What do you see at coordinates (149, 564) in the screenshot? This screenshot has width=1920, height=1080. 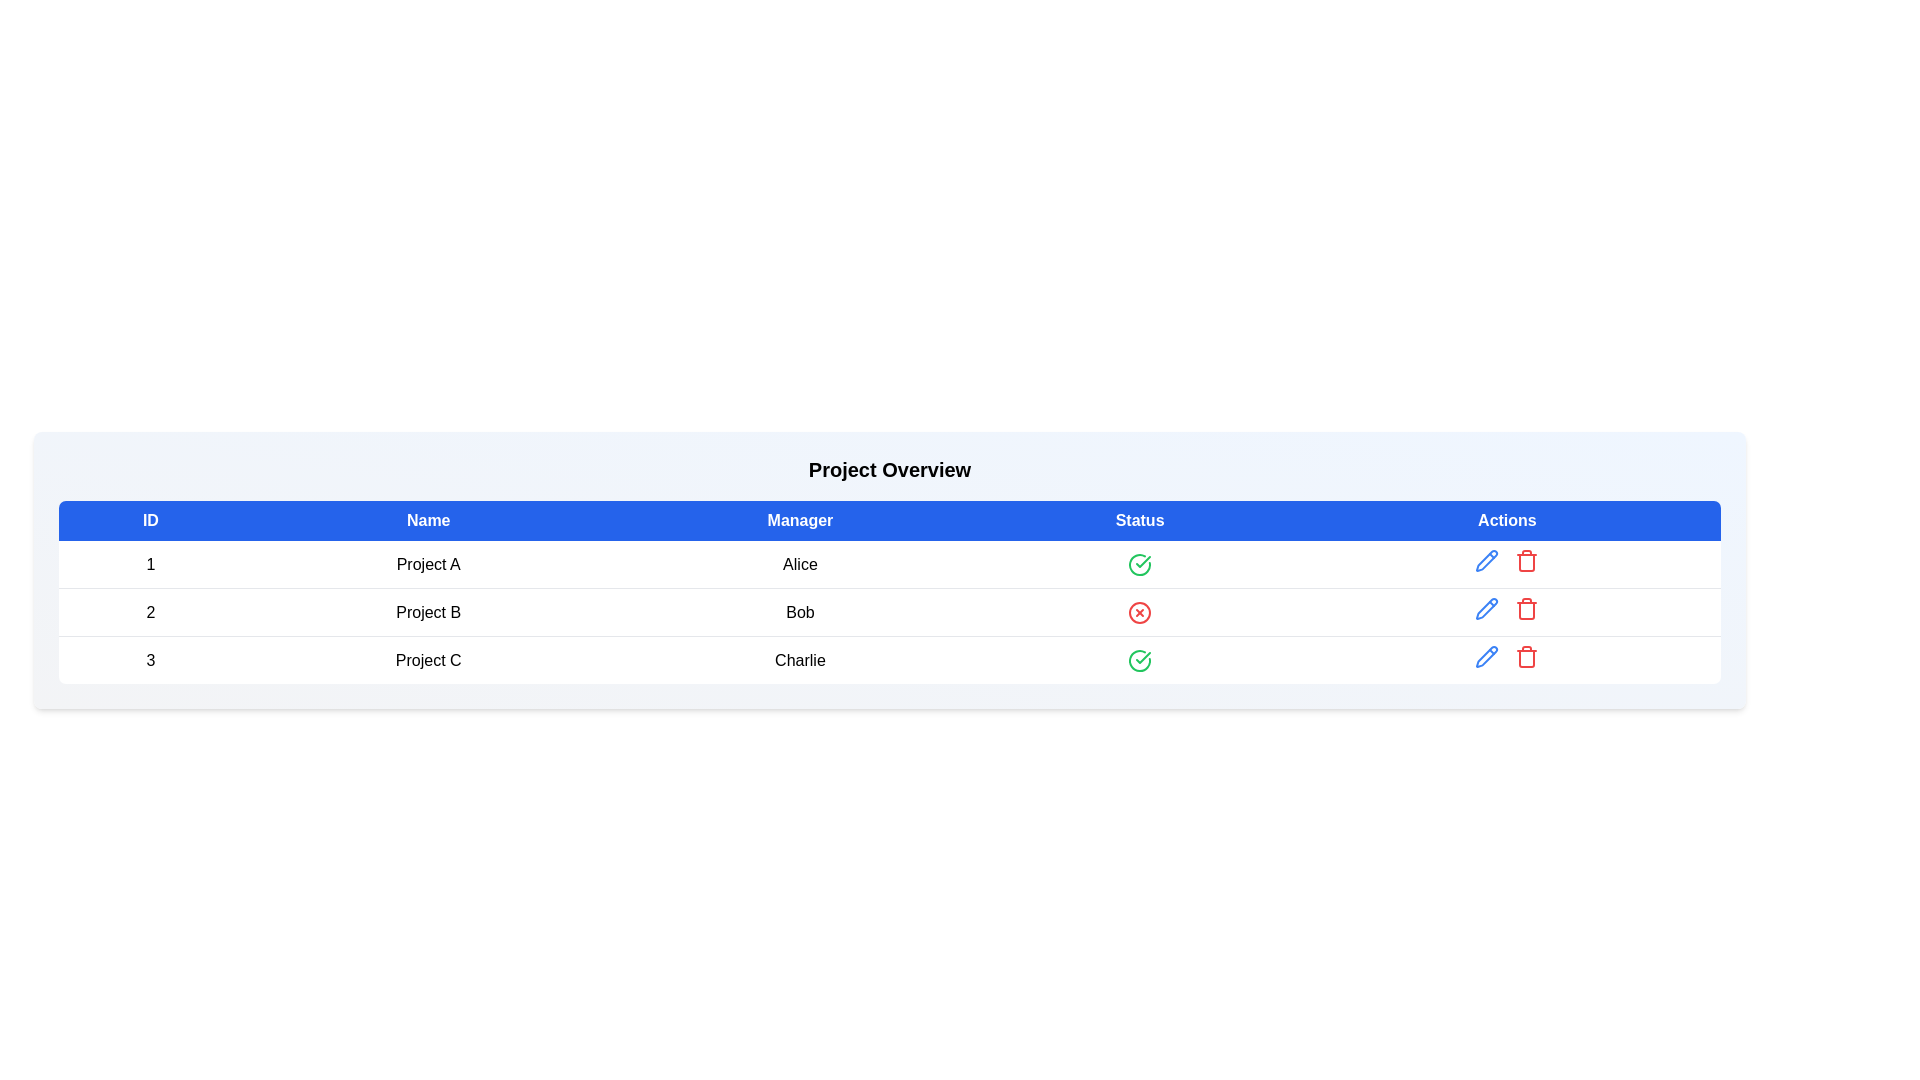 I see `text from the table cell containing the character '1', which is styled with centered text and padding, located in the first row under the 'ID' column` at bounding box center [149, 564].